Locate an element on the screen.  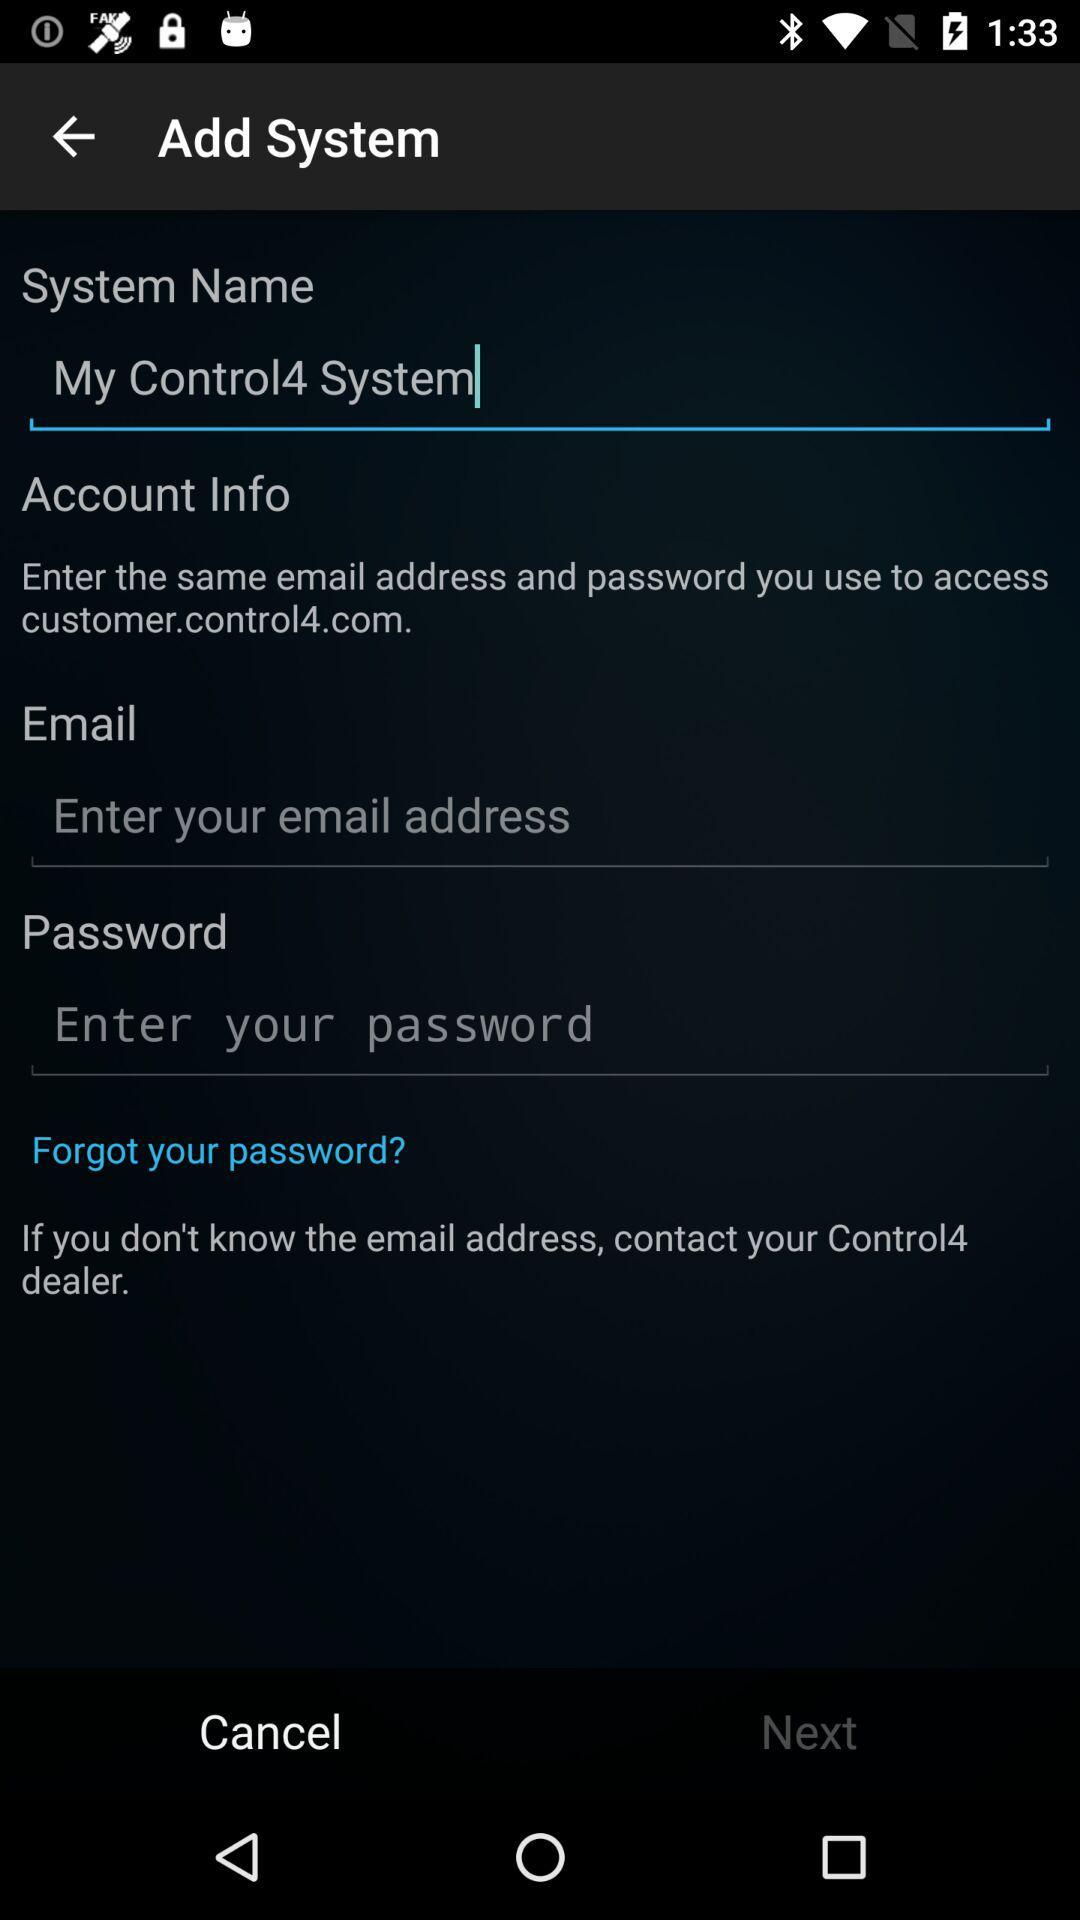
the text below email is located at coordinates (540, 816).